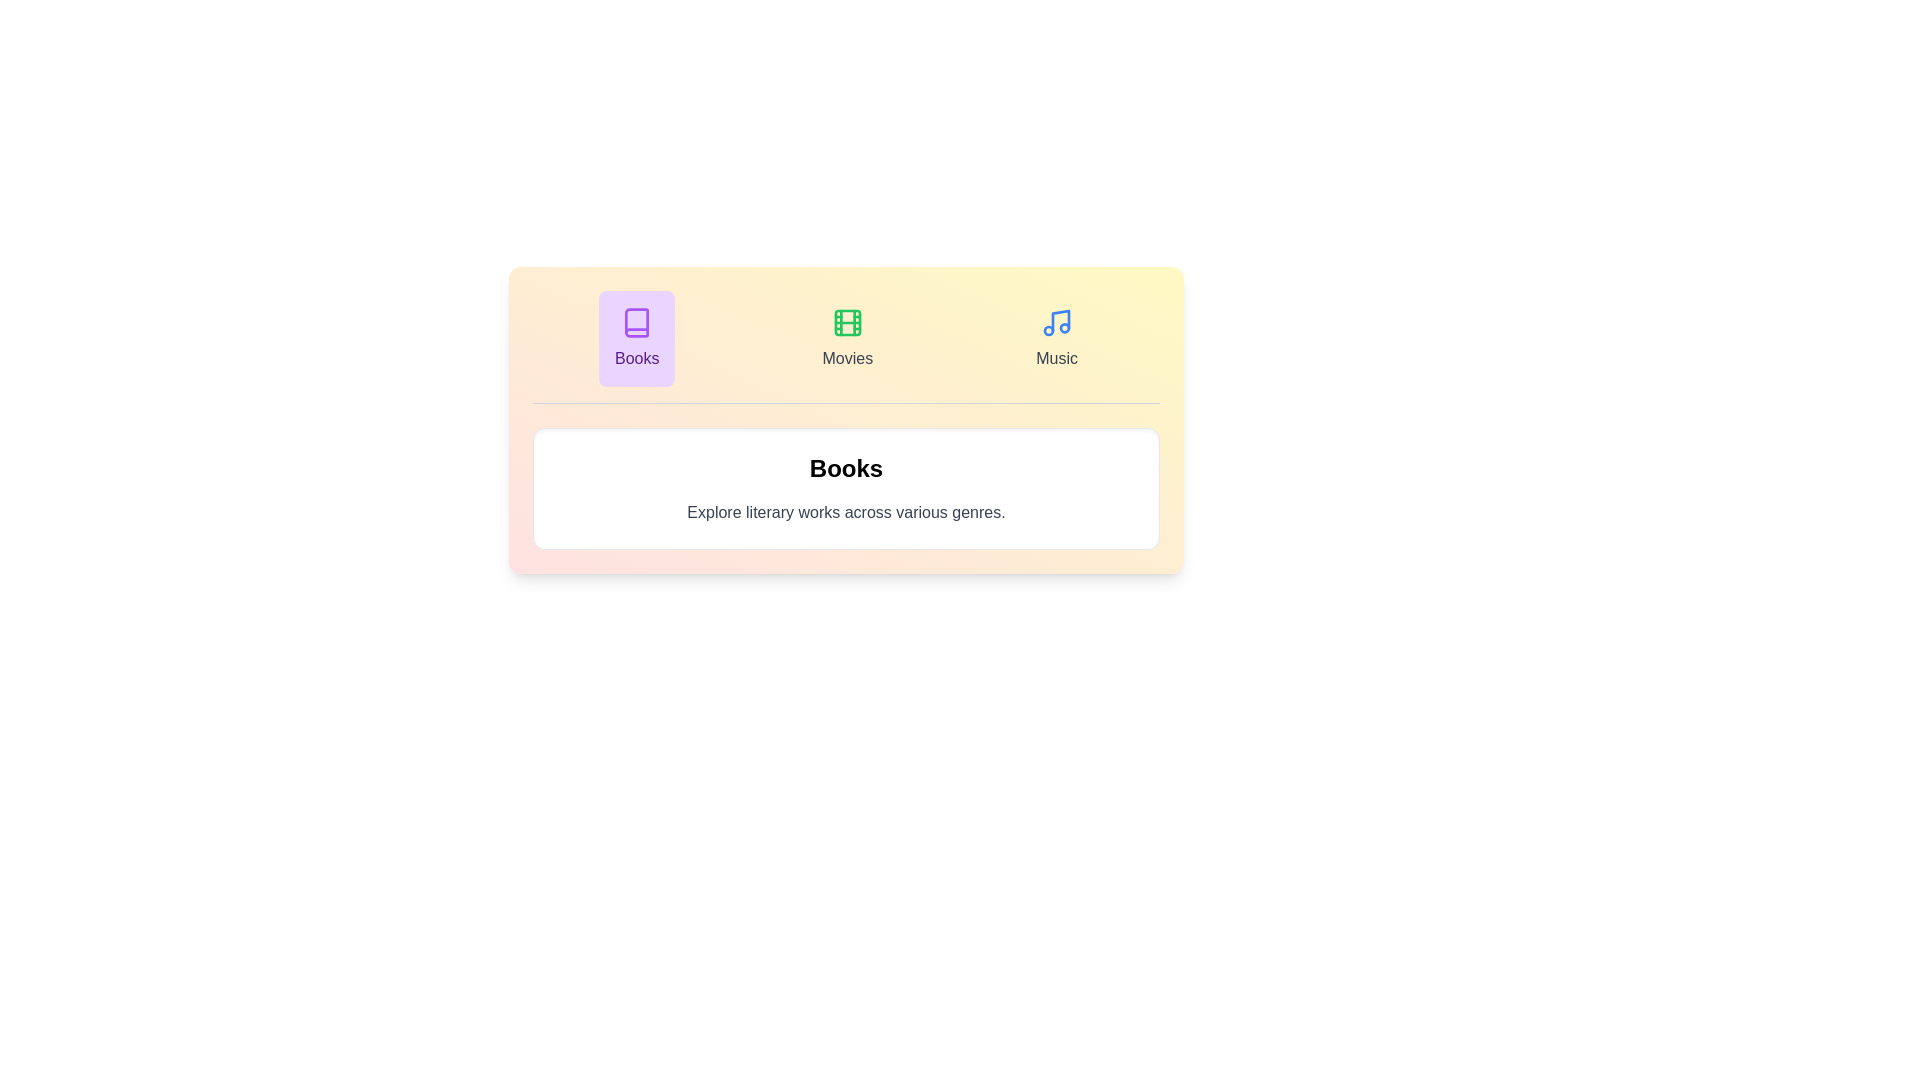 Image resolution: width=1920 pixels, height=1080 pixels. Describe the element at coordinates (636, 338) in the screenshot. I see `the tab labeled Books and observe its icon and label` at that location.